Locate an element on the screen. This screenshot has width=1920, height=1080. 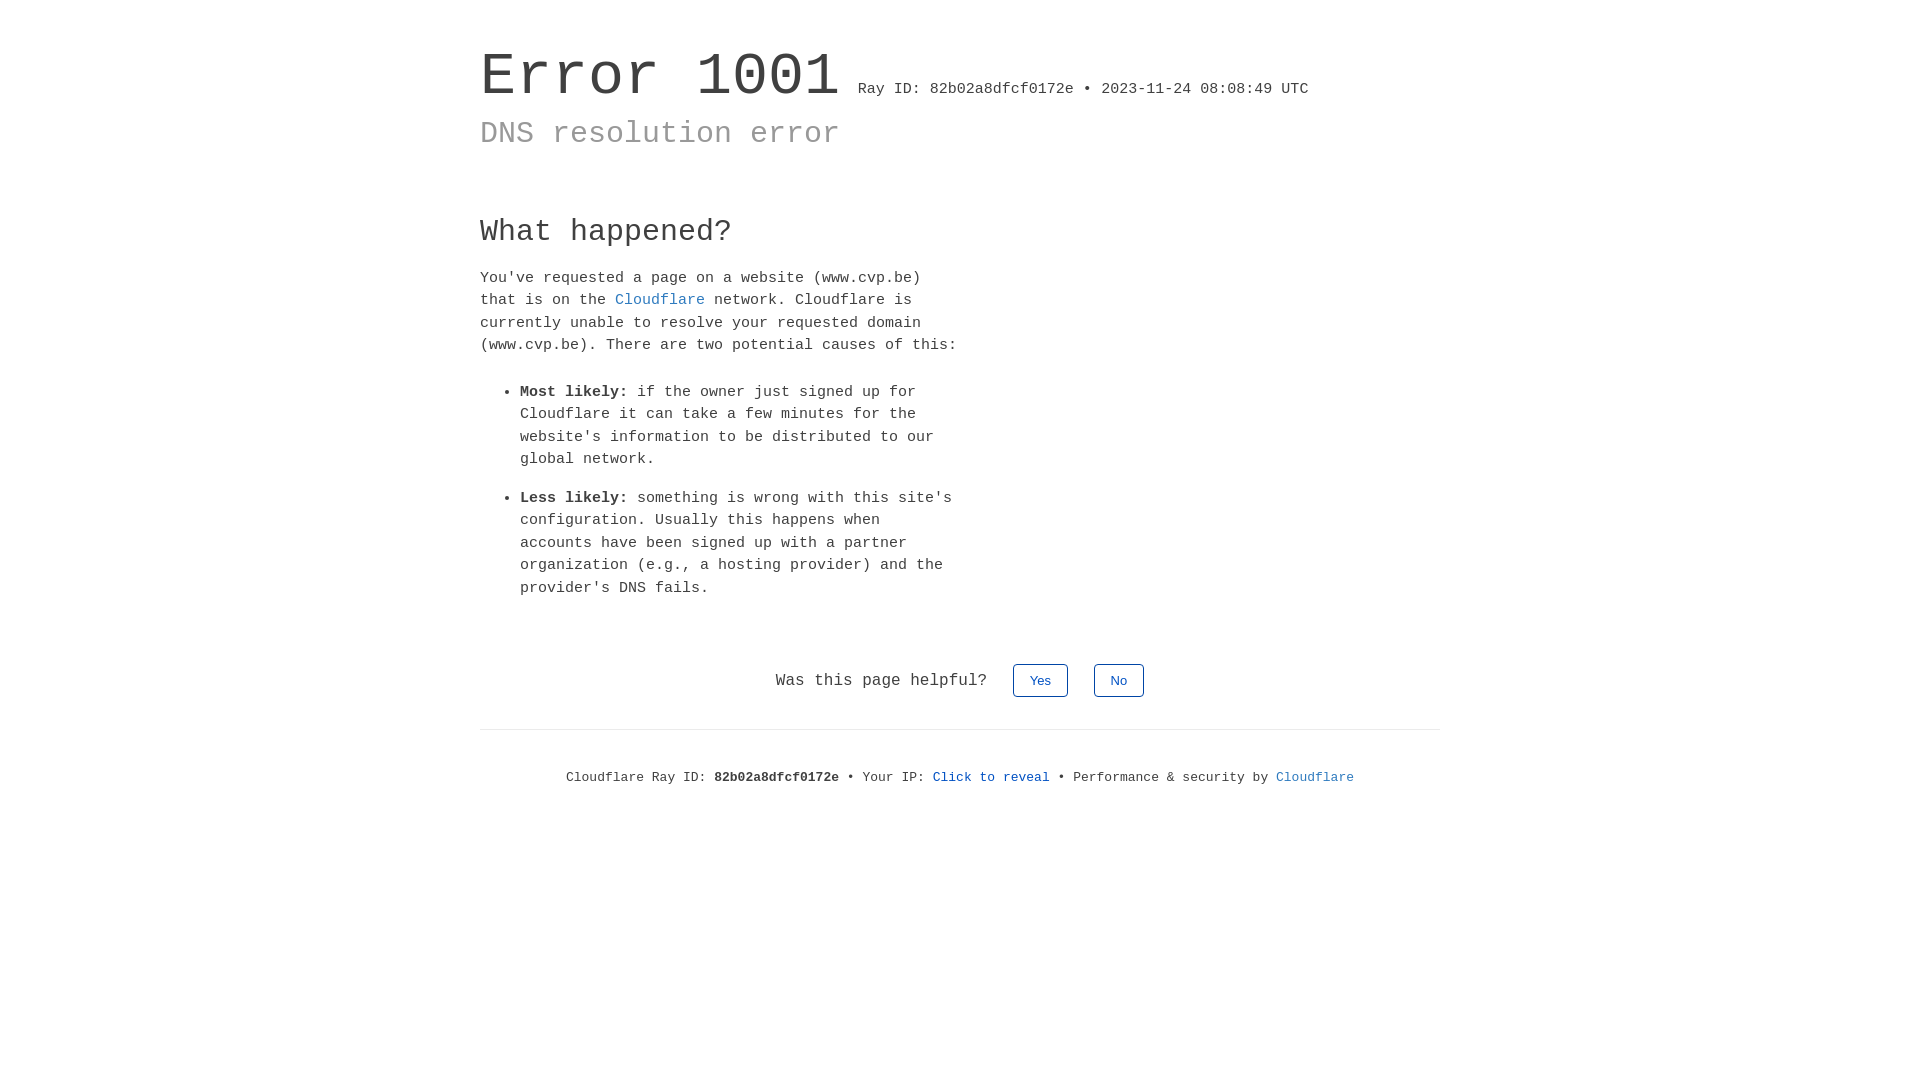
'Click to reveal' is located at coordinates (991, 776).